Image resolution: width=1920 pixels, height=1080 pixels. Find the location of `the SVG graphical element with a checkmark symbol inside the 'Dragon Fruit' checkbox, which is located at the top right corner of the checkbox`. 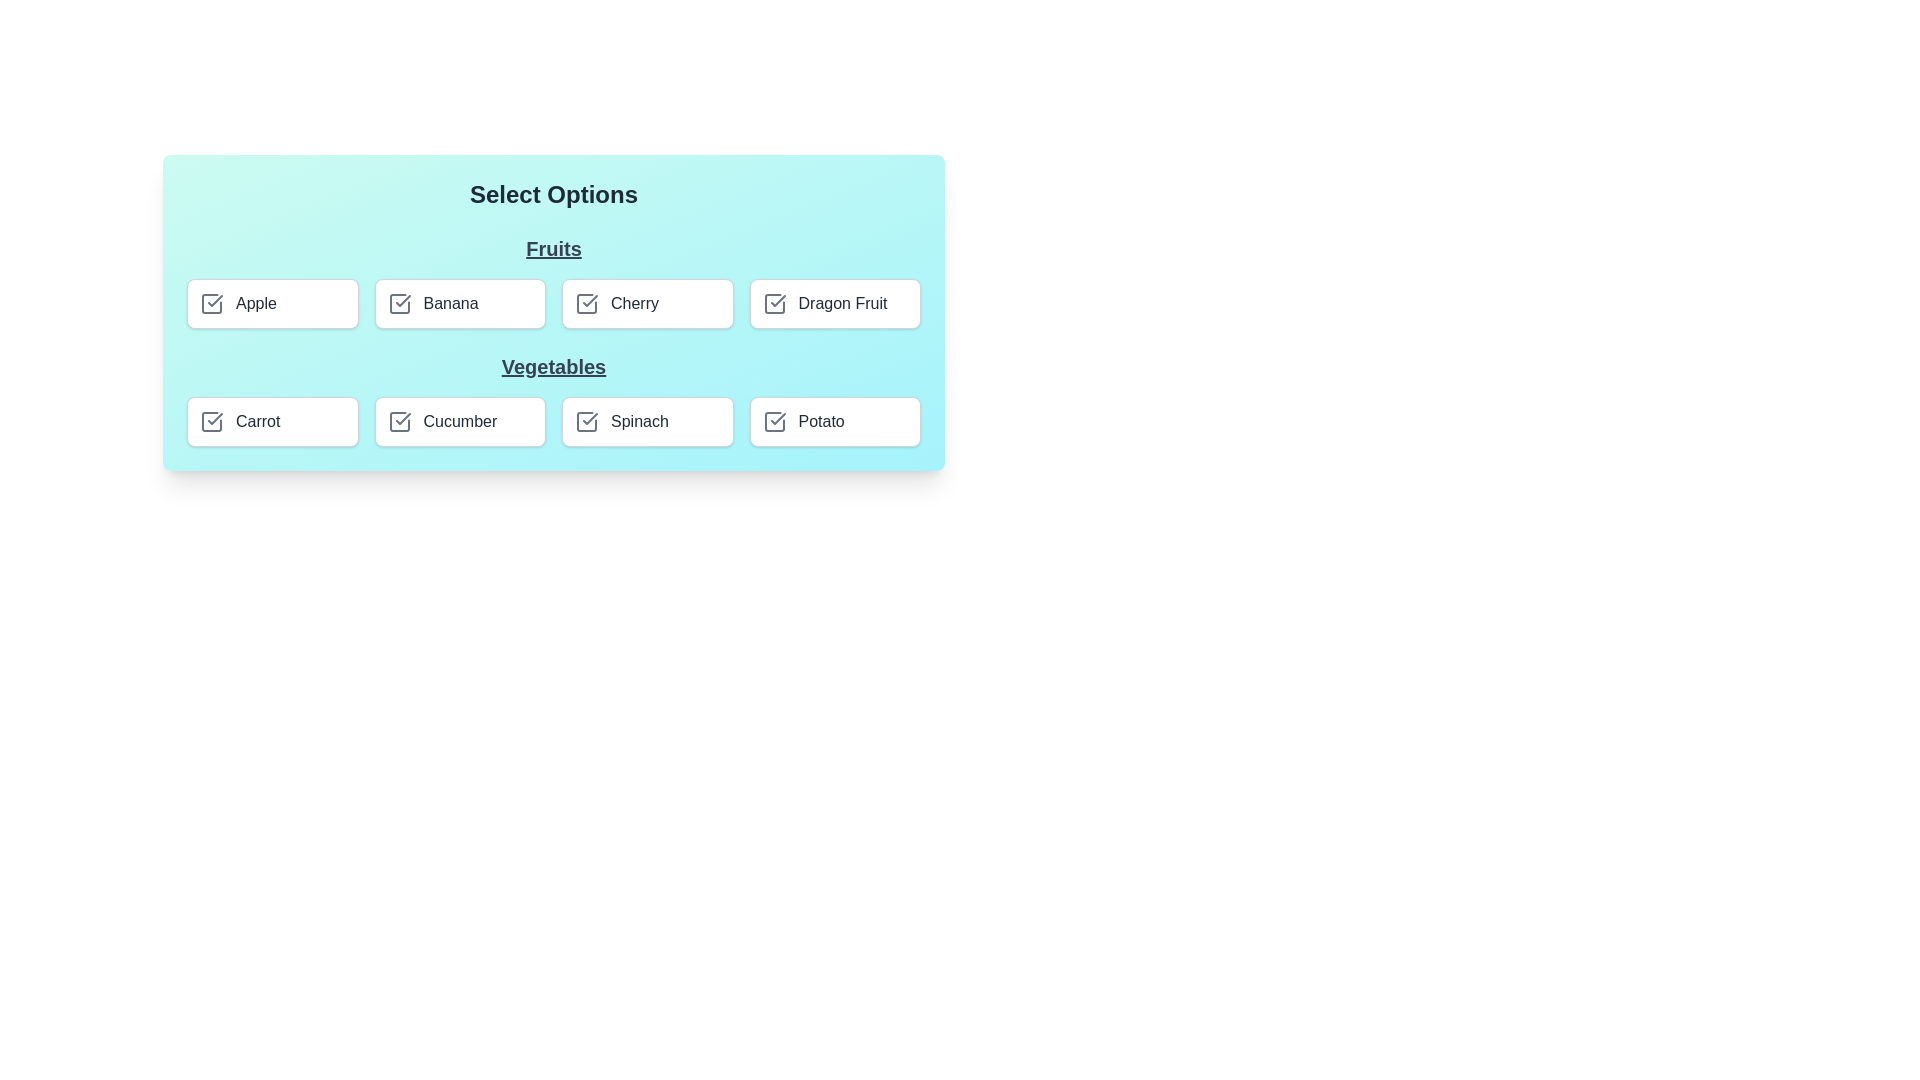

the SVG graphical element with a checkmark symbol inside the 'Dragon Fruit' checkbox, which is located at the top right corner of the checkbox is located at coordinates (773, 304).